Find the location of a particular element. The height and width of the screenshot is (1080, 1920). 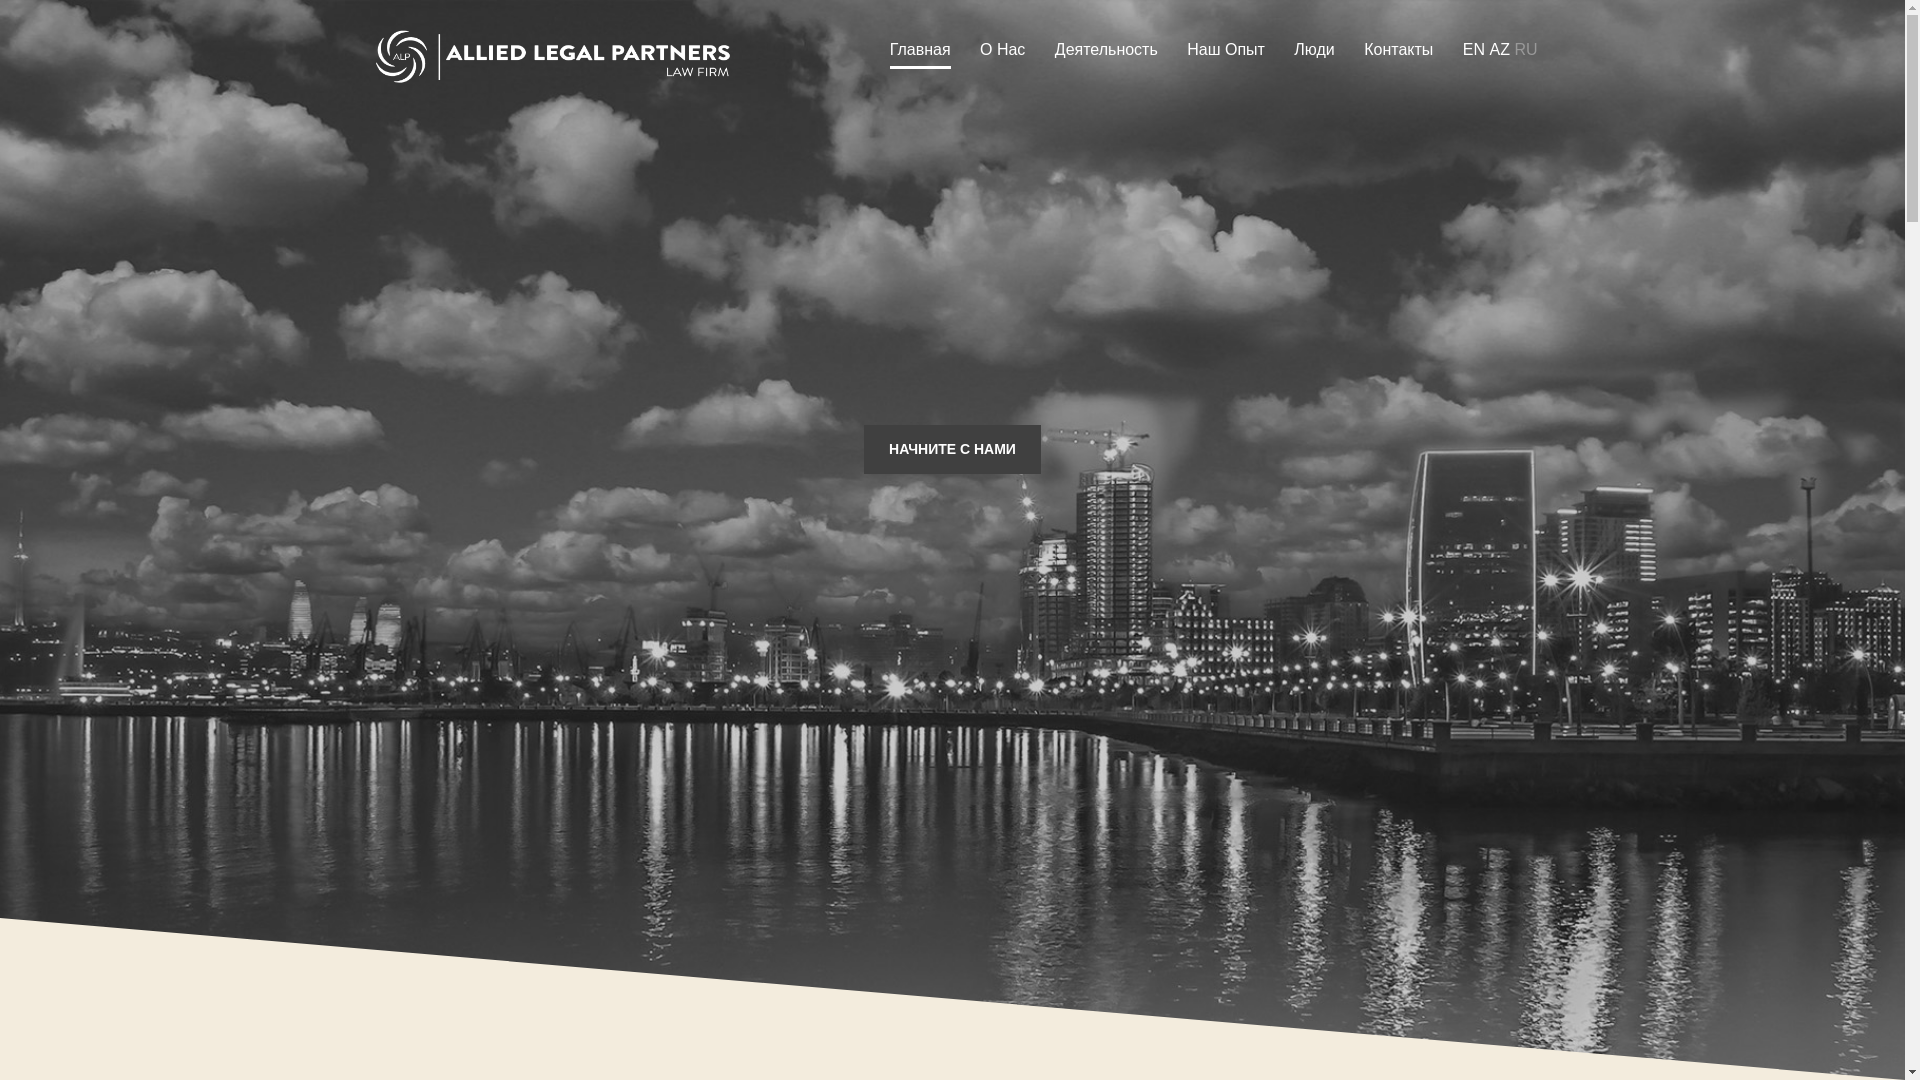

'EN' is located at coordinates (1473, 49).